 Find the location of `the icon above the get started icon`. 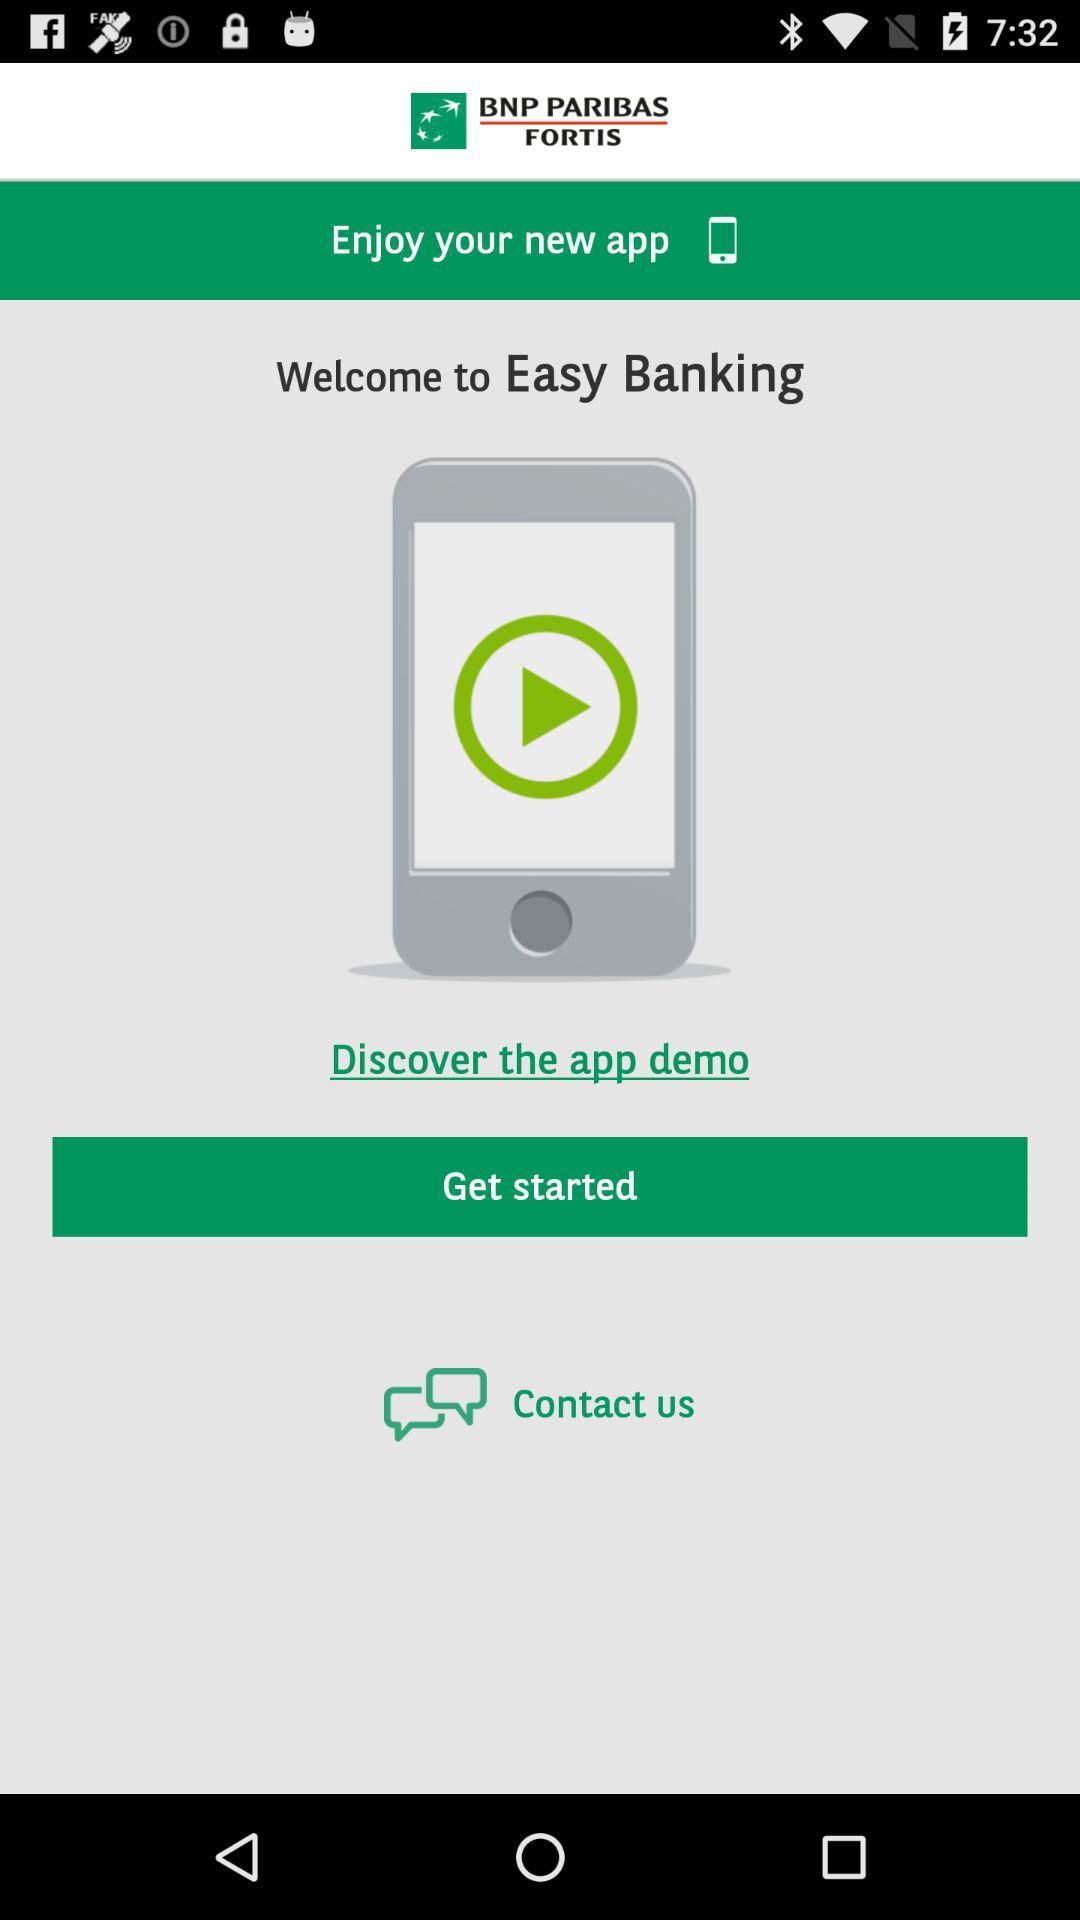

the icon above the get started icon is located at coordinates (538, 1033).